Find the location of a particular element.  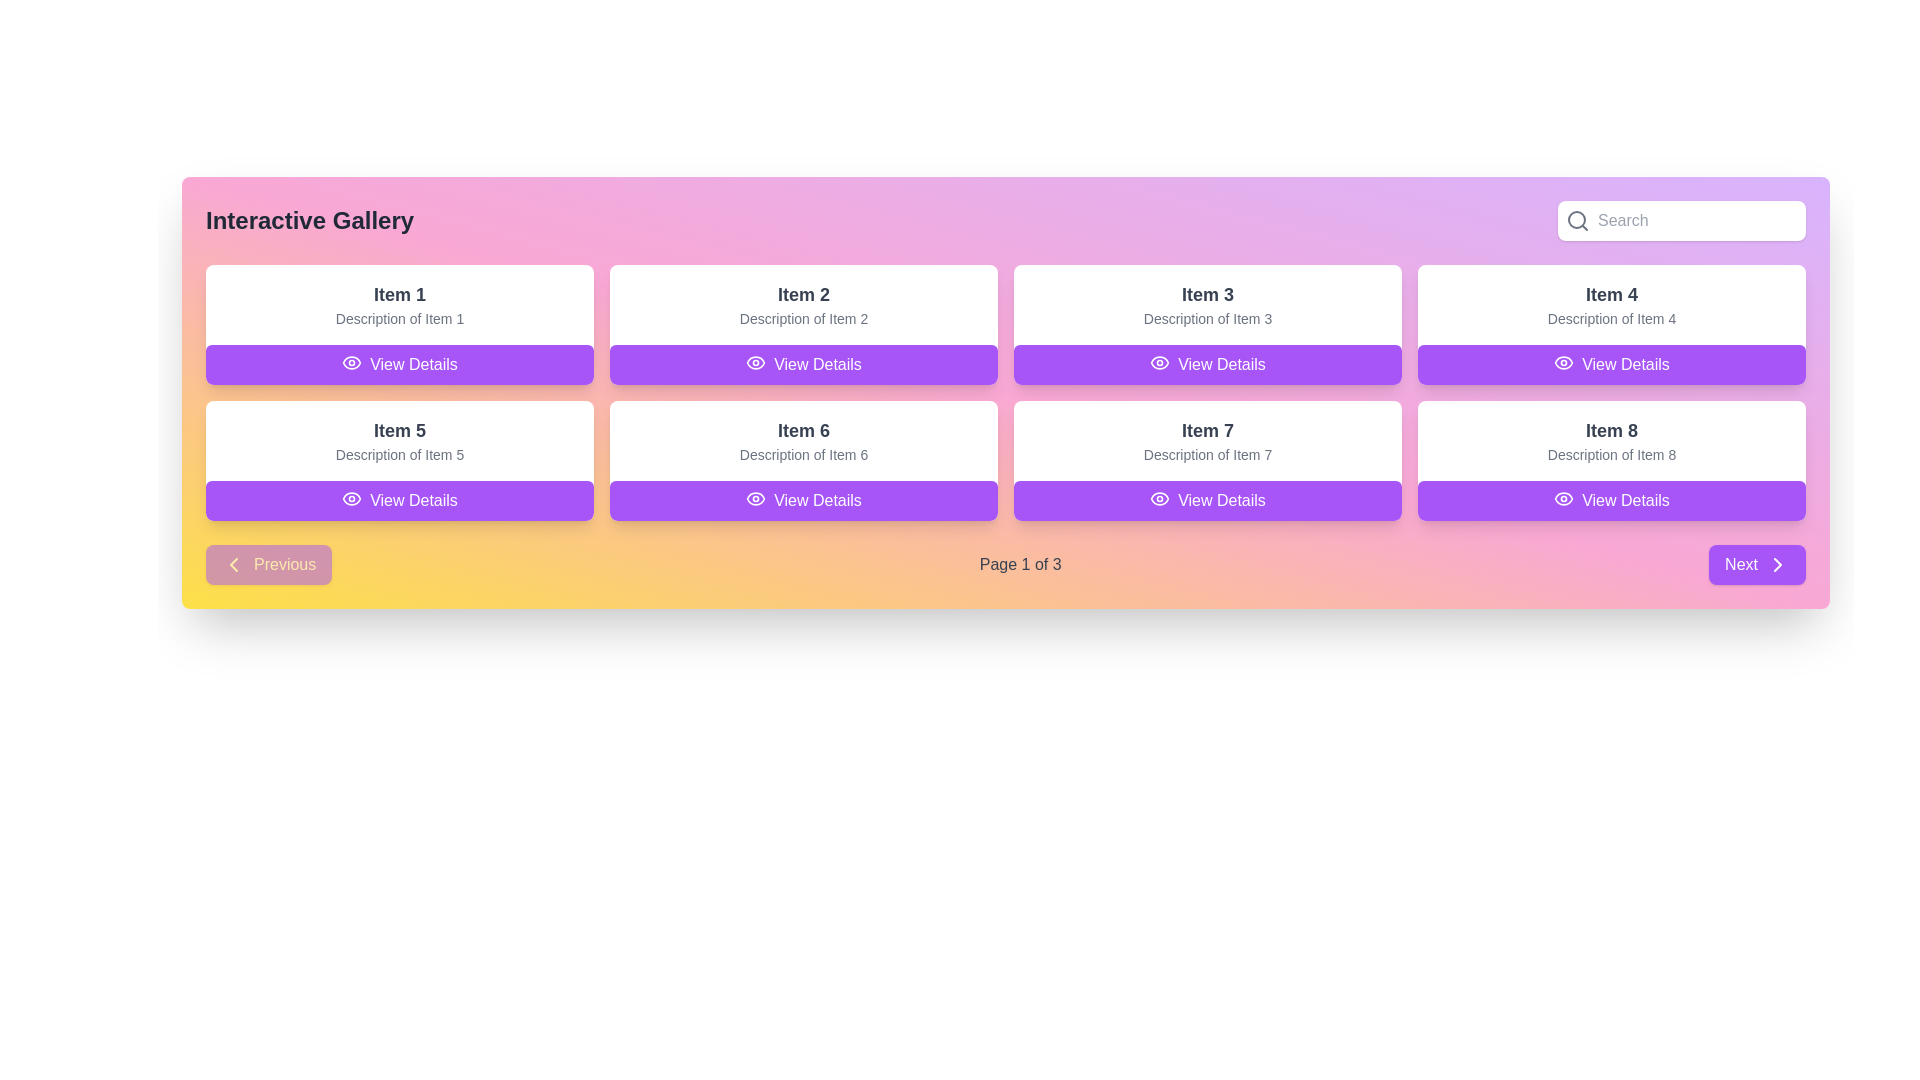

information displayed in the text element showing 'Page 1 of 3', which is located in the center of the navigation bar between the 'Previous' and 'Next' buttons is located at coordinates (1006, 564).